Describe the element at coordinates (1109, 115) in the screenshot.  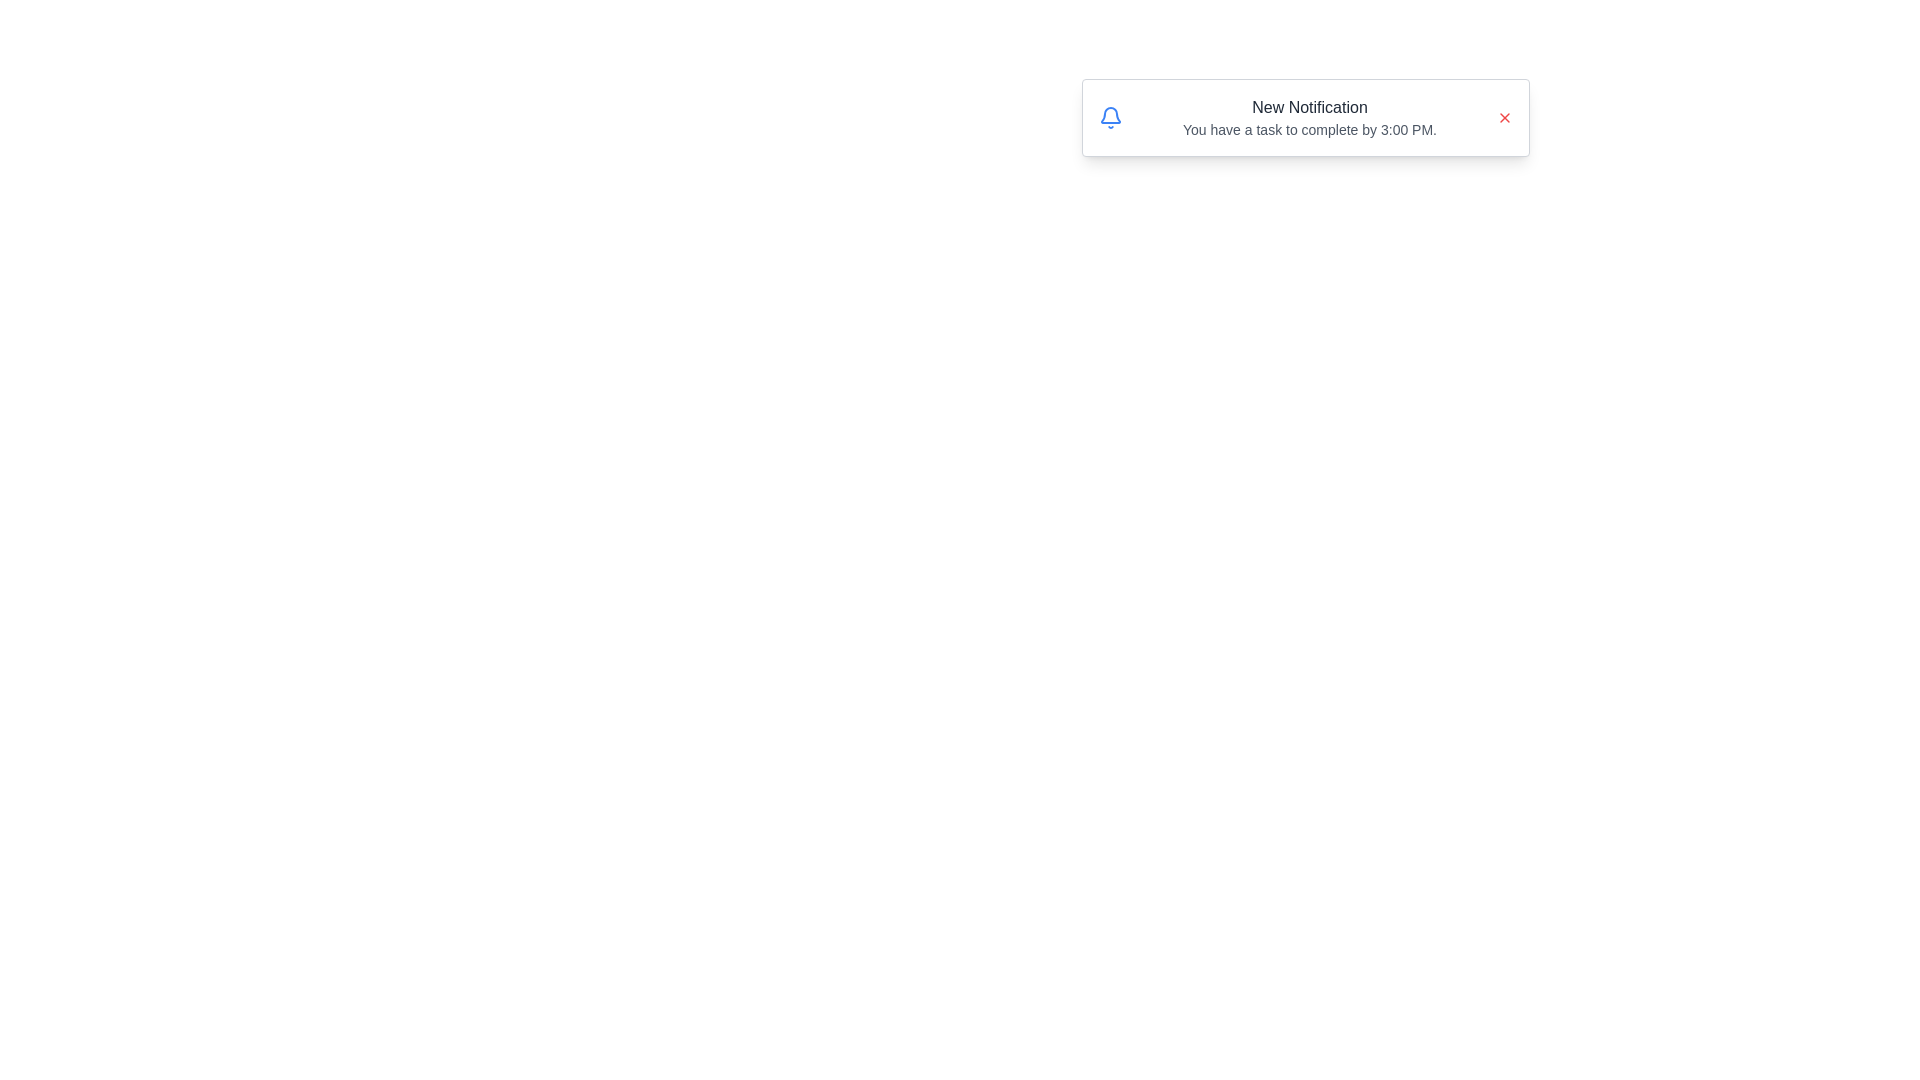
I see `the notification icon located near the left edge of the notification banner that displays 'New Notification' and the description 'You have a task to complete by 3:00 PM.'` at that location.